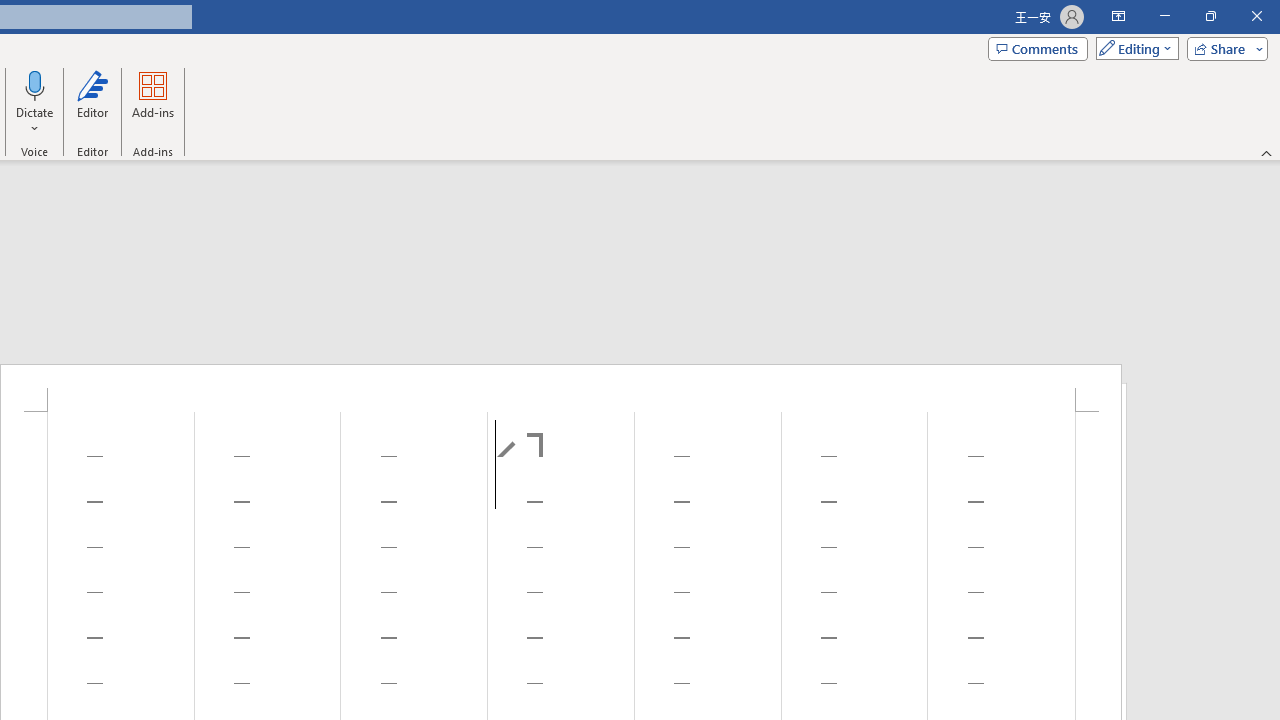 The height and width of the screenshot is (720, 1280). What do you see at coordinates (1038, 47) in the screenshot?
I see `'Comments'` at bounding box center [1038, 47].